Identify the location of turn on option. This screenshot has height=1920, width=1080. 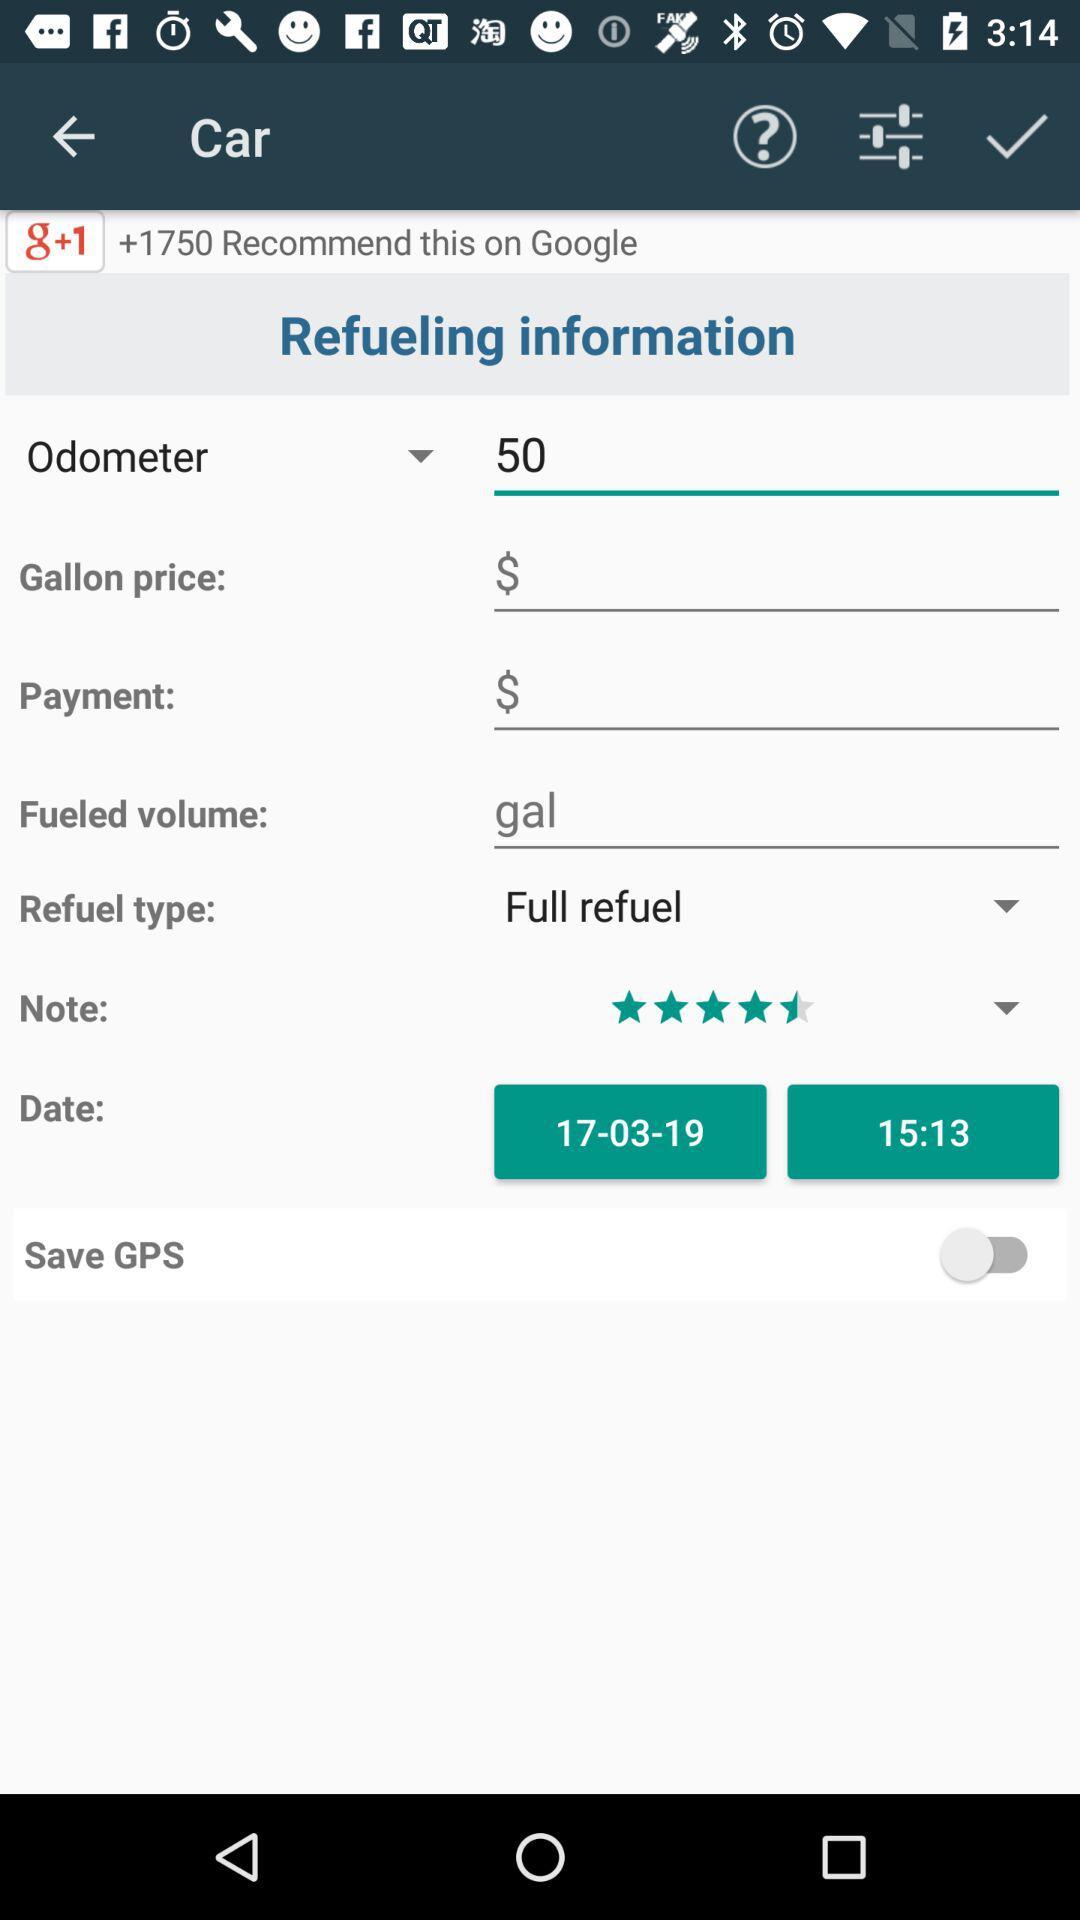
(797, 1253).